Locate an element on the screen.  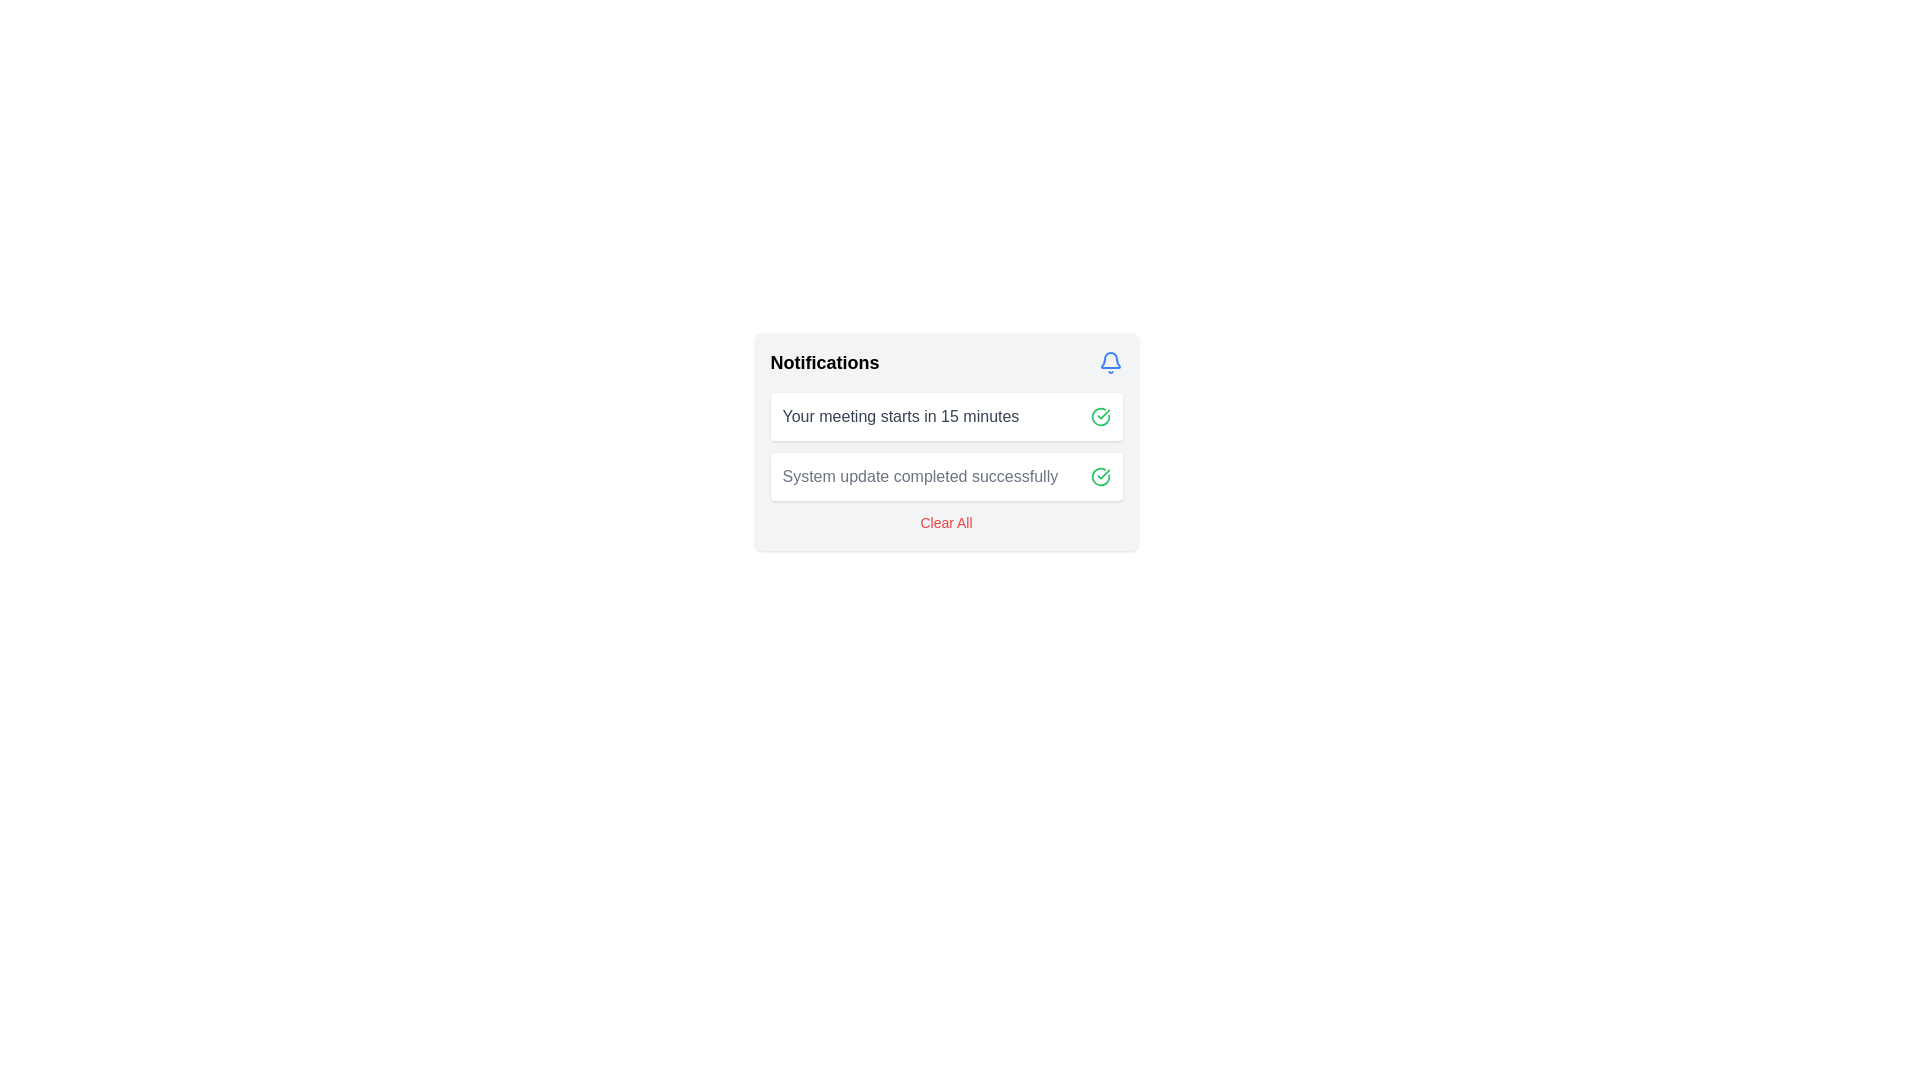
the Notification Item displaying 'System update completed successfully' with a green checkmark icon, which is the second notification in the list is located at coordinates (945, 477).